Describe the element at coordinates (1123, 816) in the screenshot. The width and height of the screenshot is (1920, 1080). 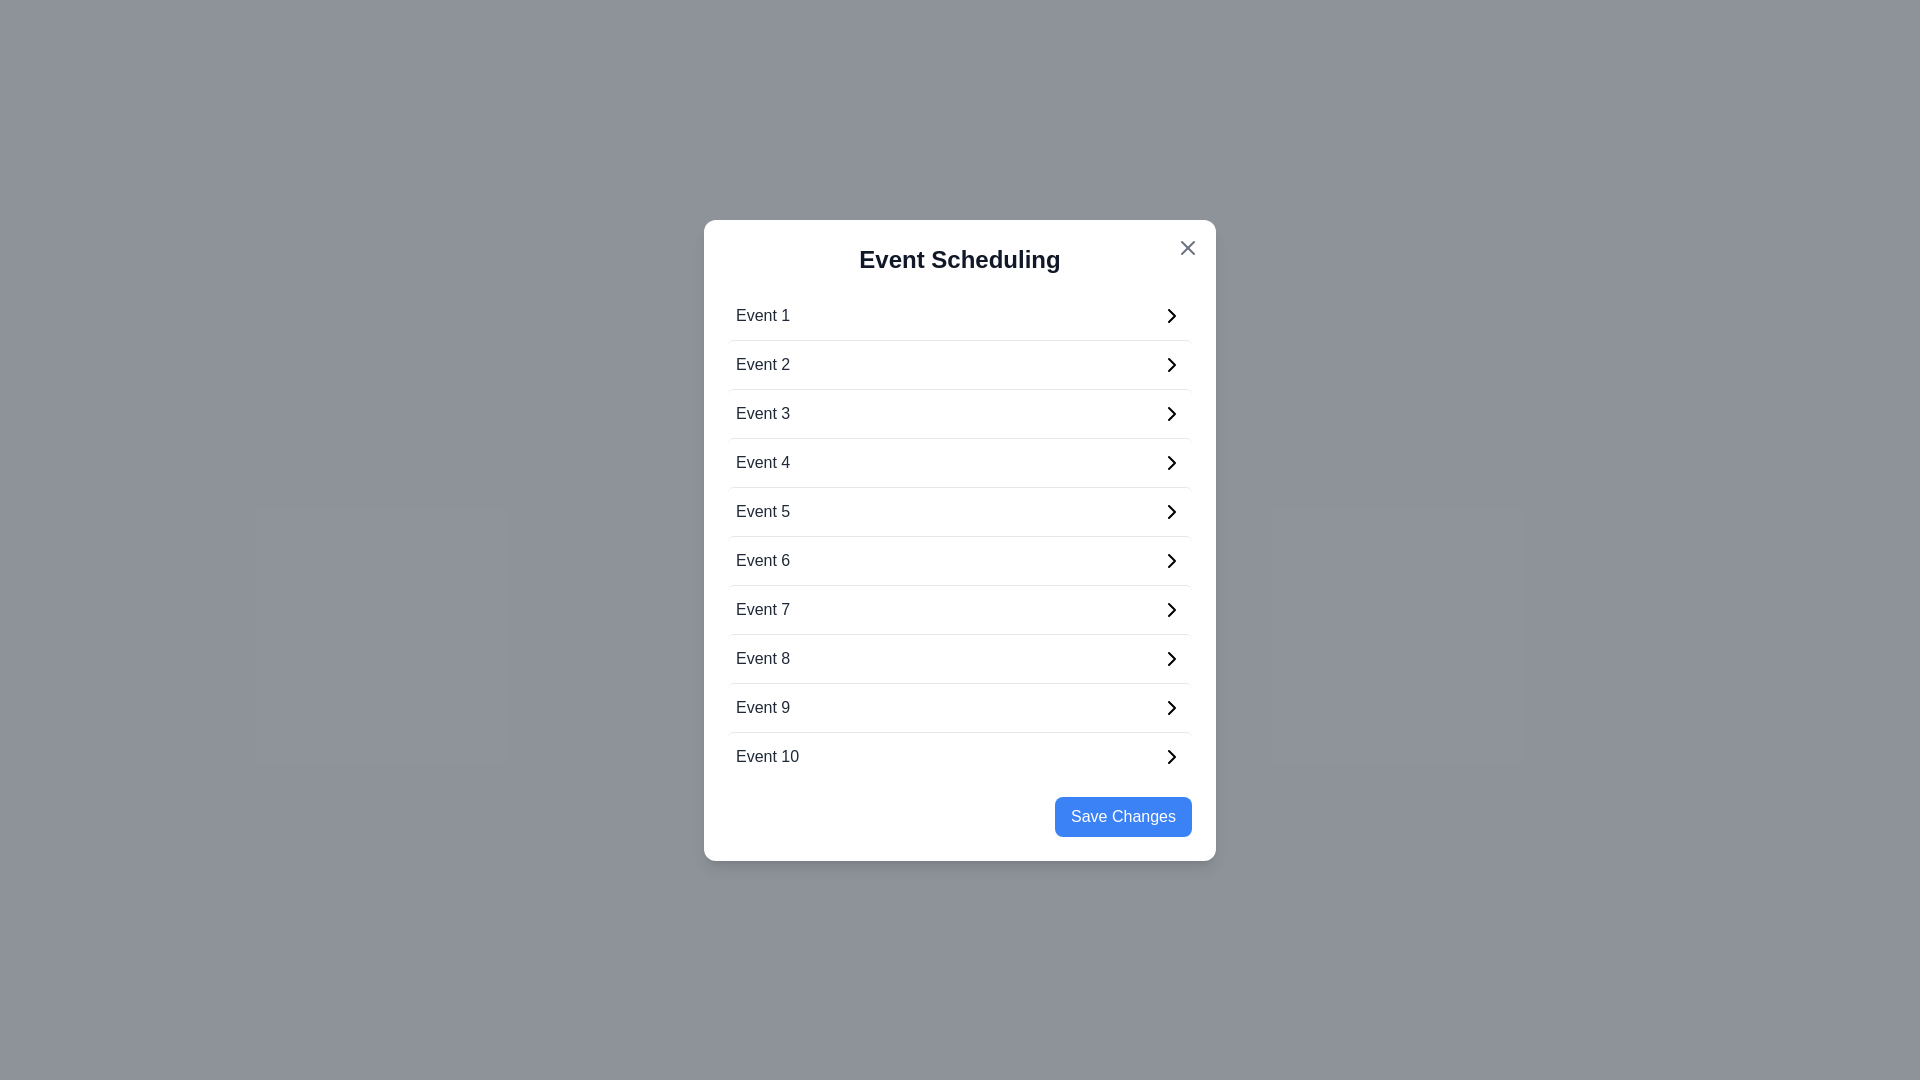
I see `the 'Save Changes' button to save the changes and close the dialog` at that location.